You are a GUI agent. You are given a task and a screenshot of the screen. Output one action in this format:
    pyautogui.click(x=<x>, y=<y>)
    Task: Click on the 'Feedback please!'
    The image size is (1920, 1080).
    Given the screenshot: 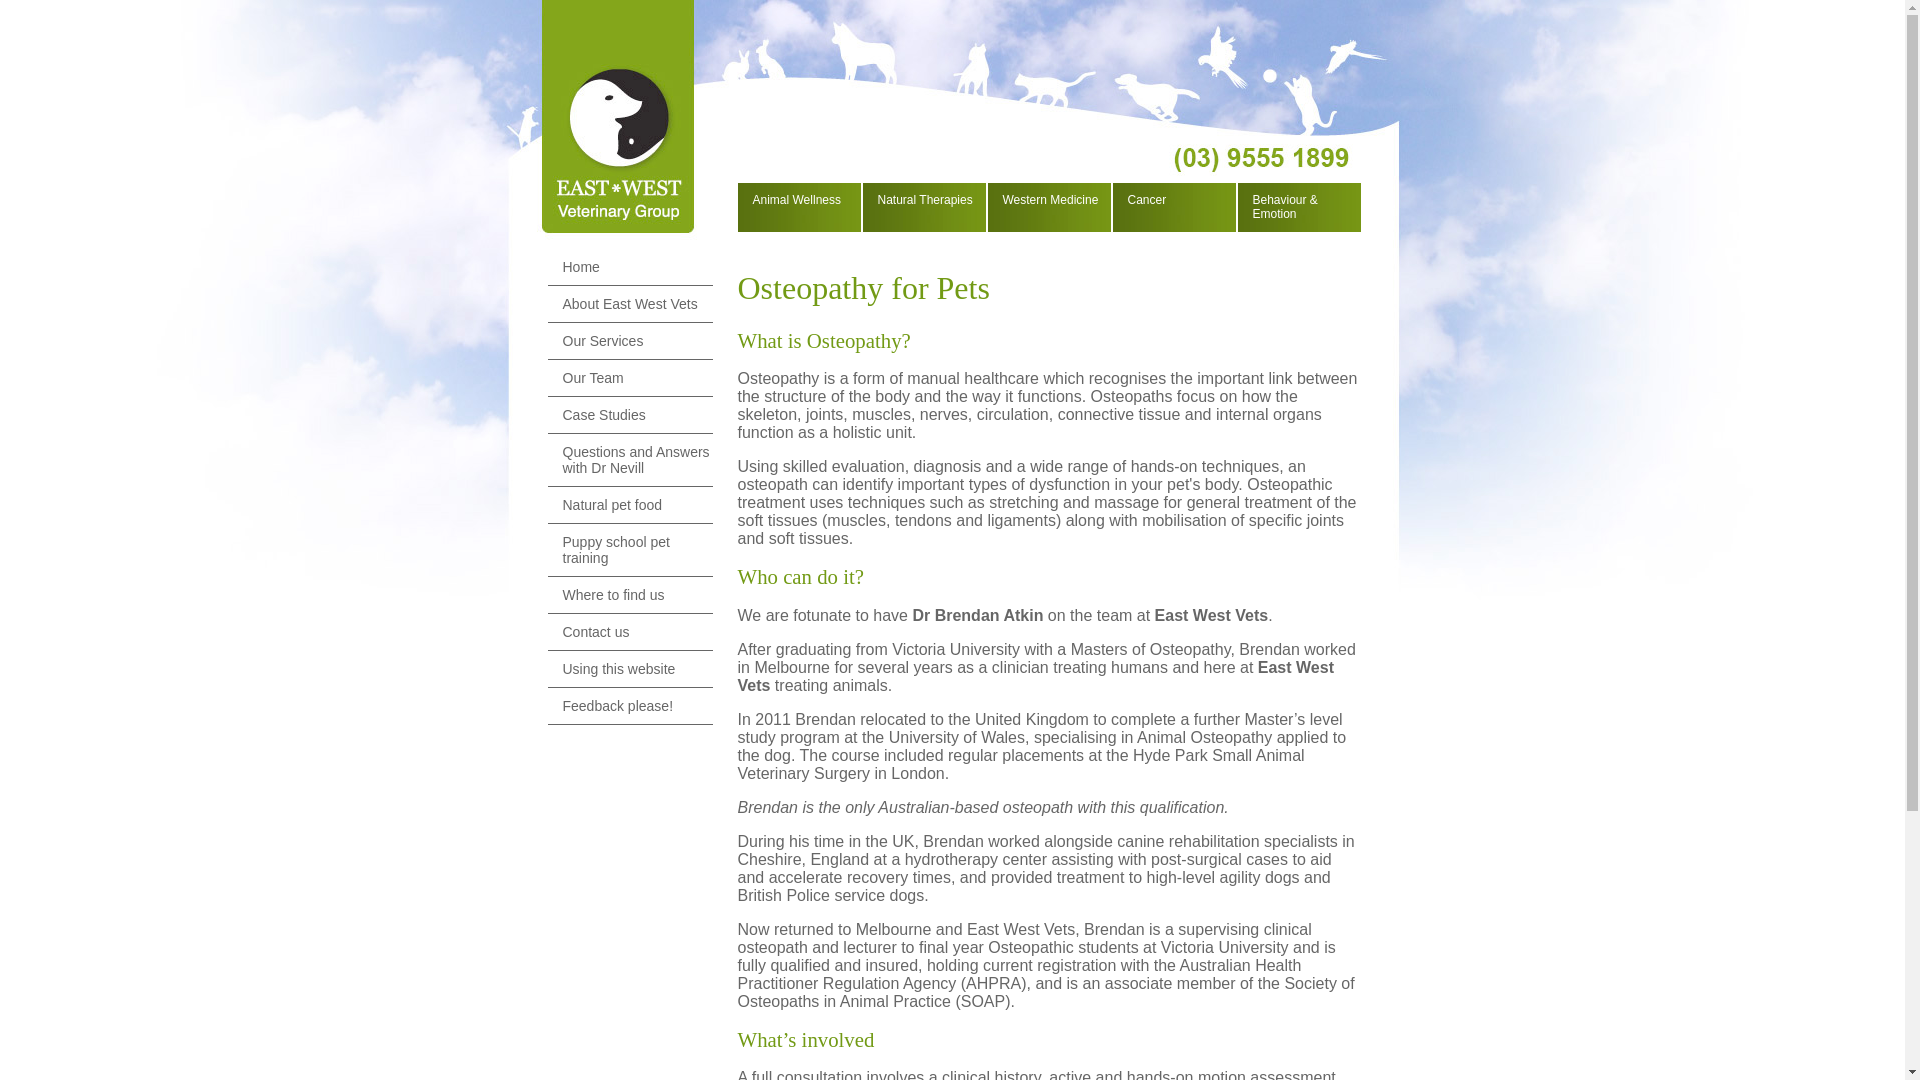 What is the action you would take?
    pyautogui.click(x=629, y=705)
    